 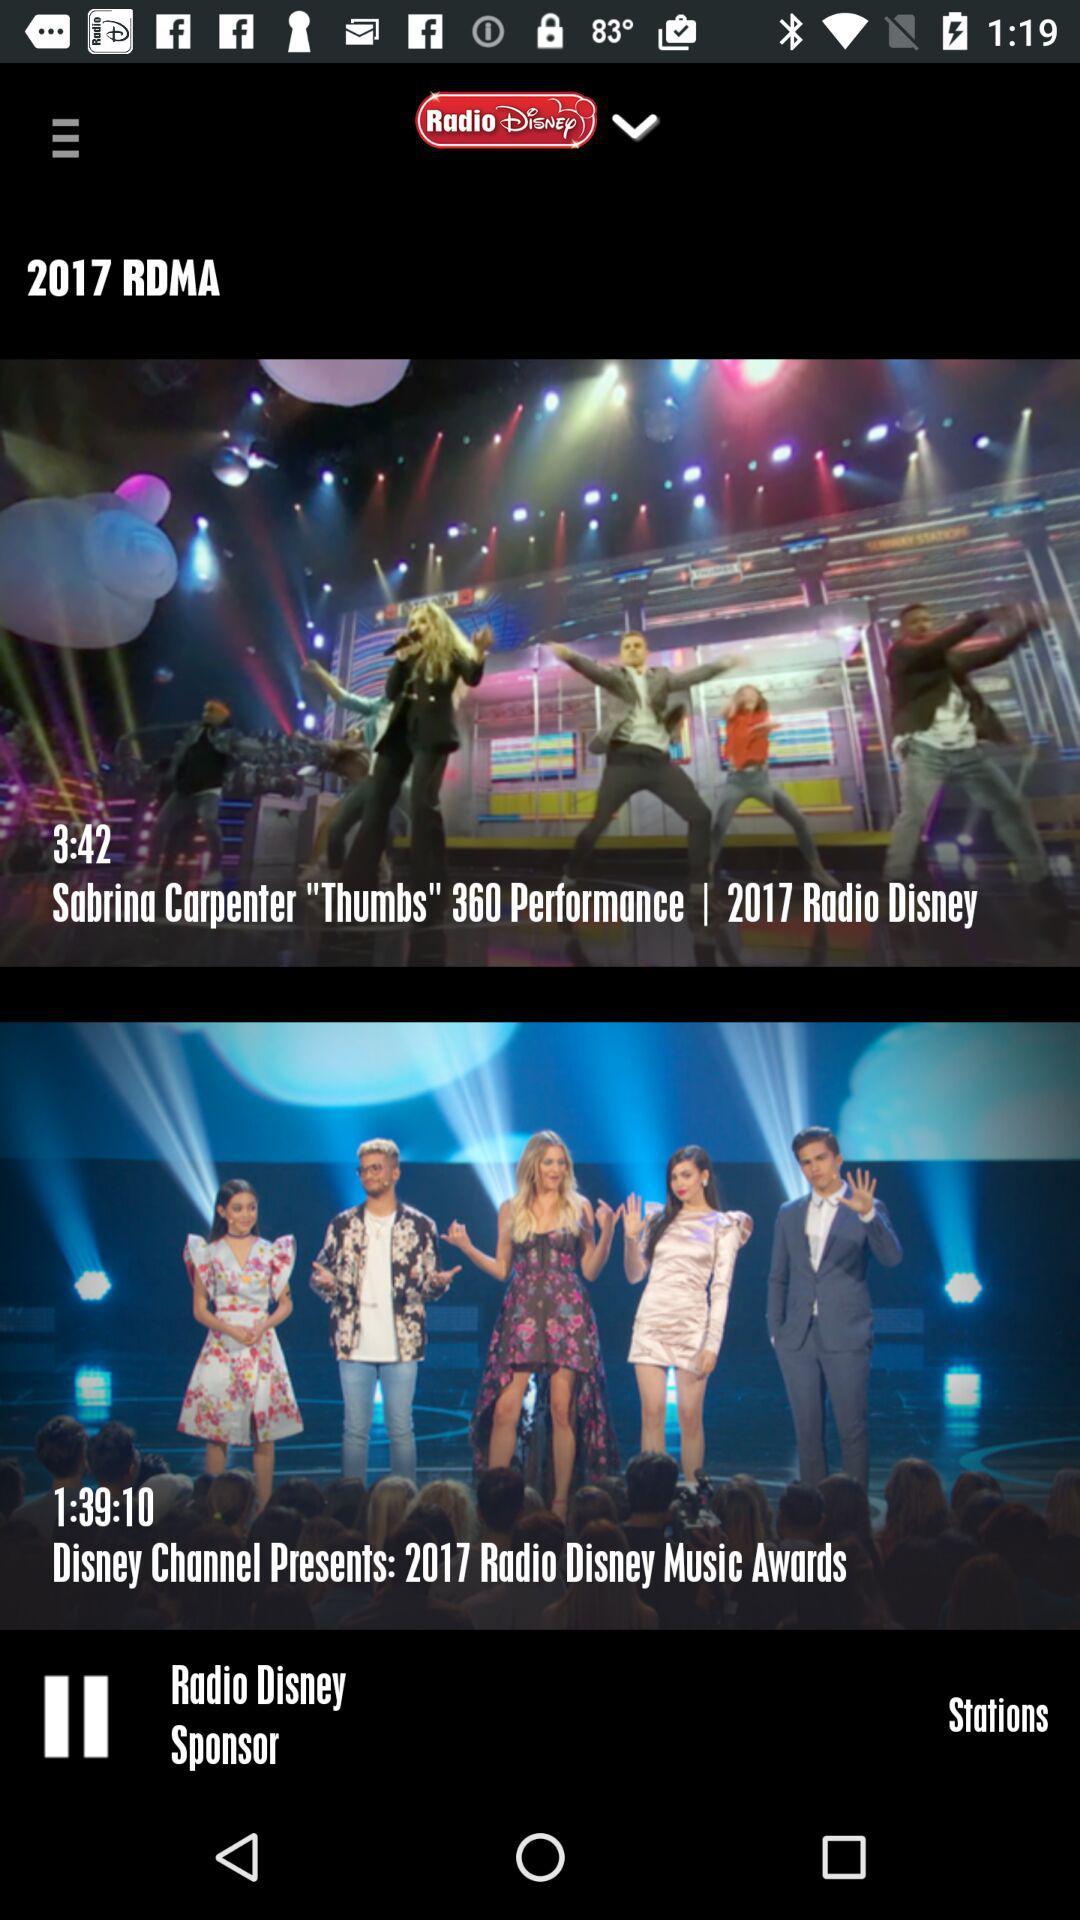 I want to click on button, so click(x=77, y=1714).